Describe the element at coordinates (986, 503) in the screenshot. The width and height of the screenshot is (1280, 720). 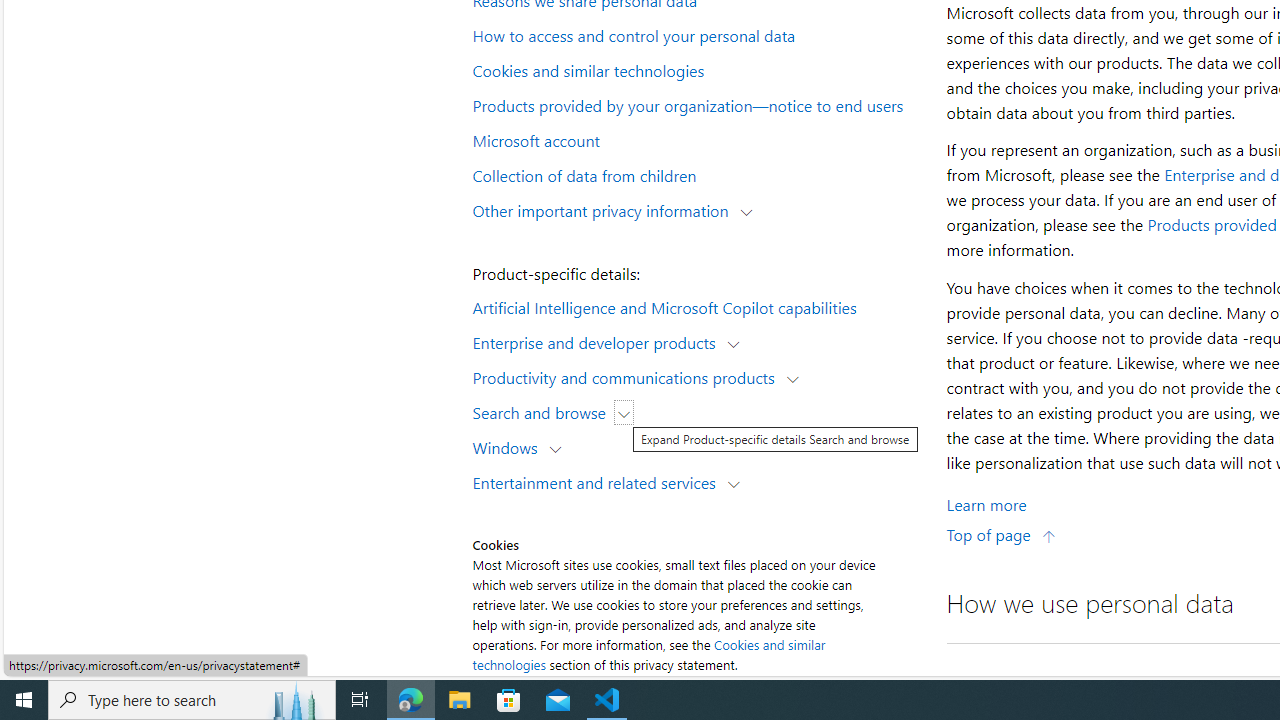
I see `'Learn More about Personal data we collect'` at that location.